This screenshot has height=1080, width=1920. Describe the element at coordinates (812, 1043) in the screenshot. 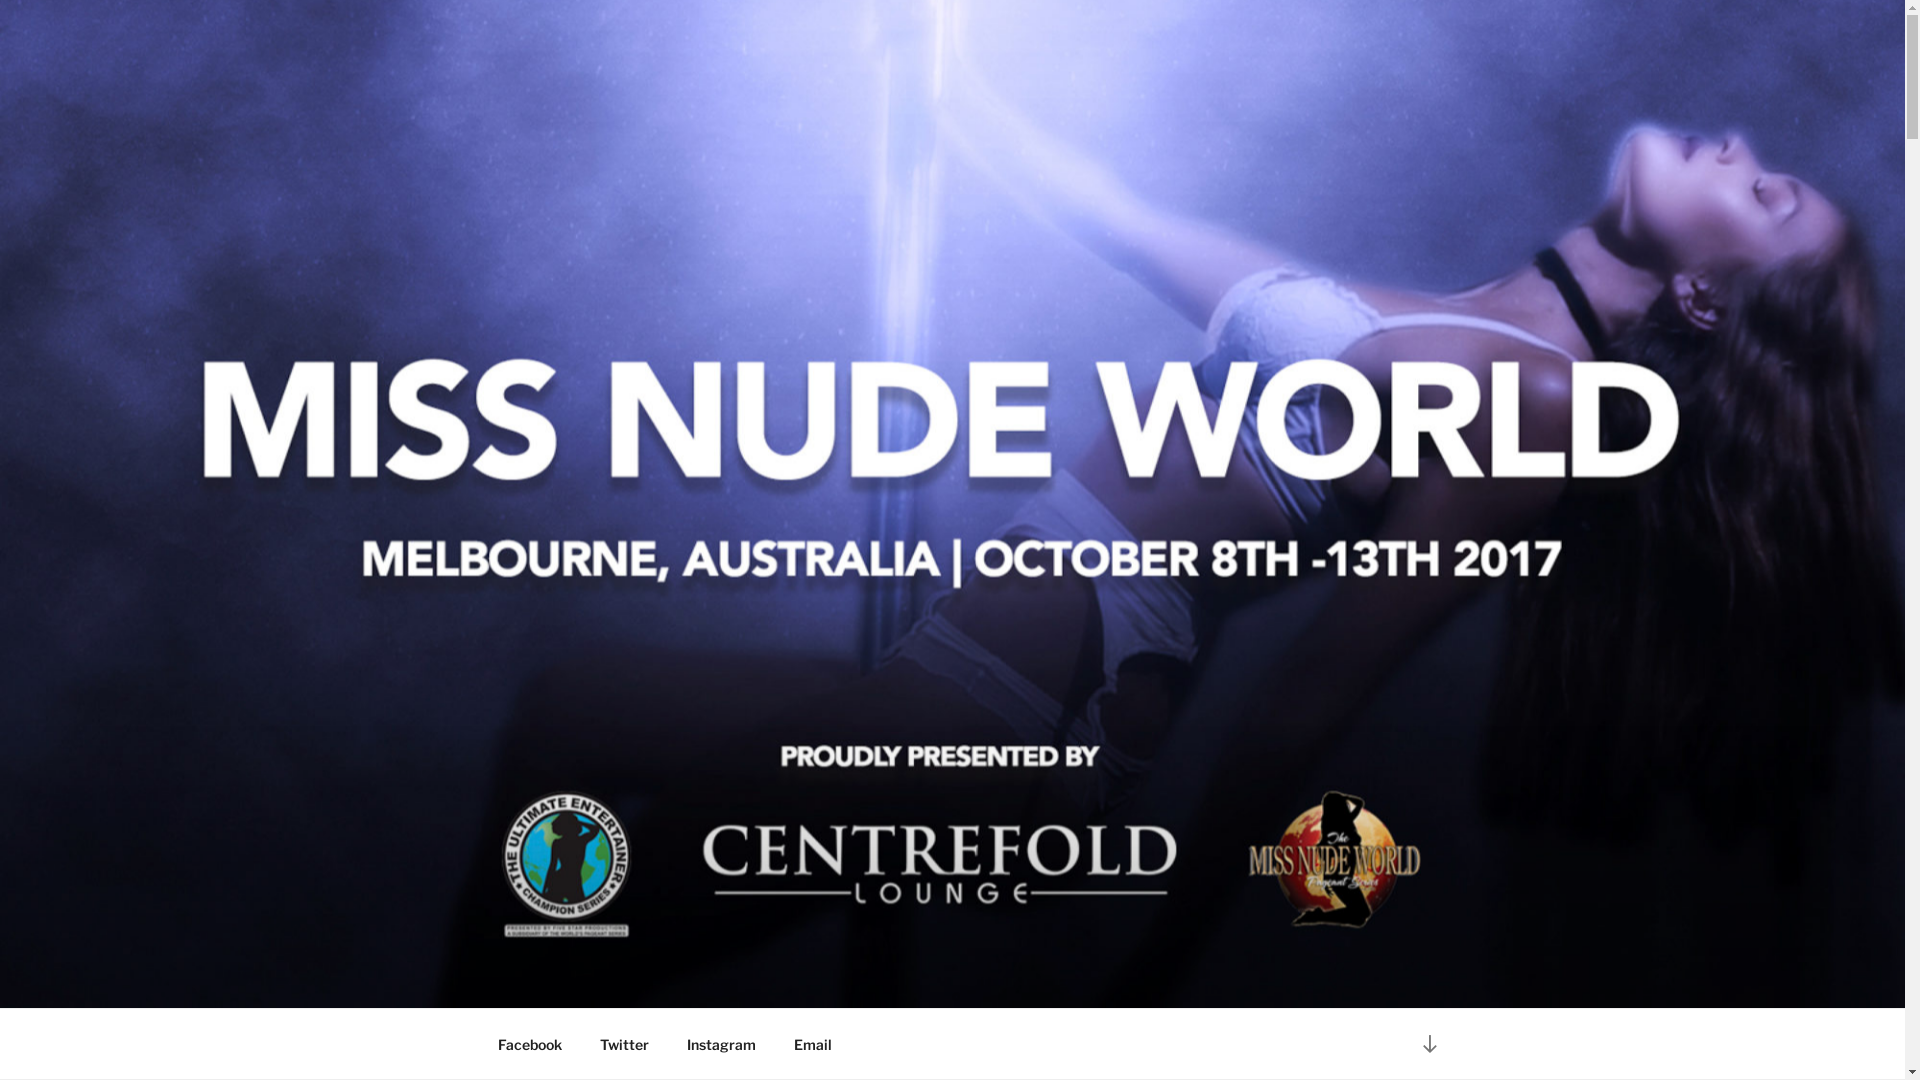

I see `'Email'` at that location.